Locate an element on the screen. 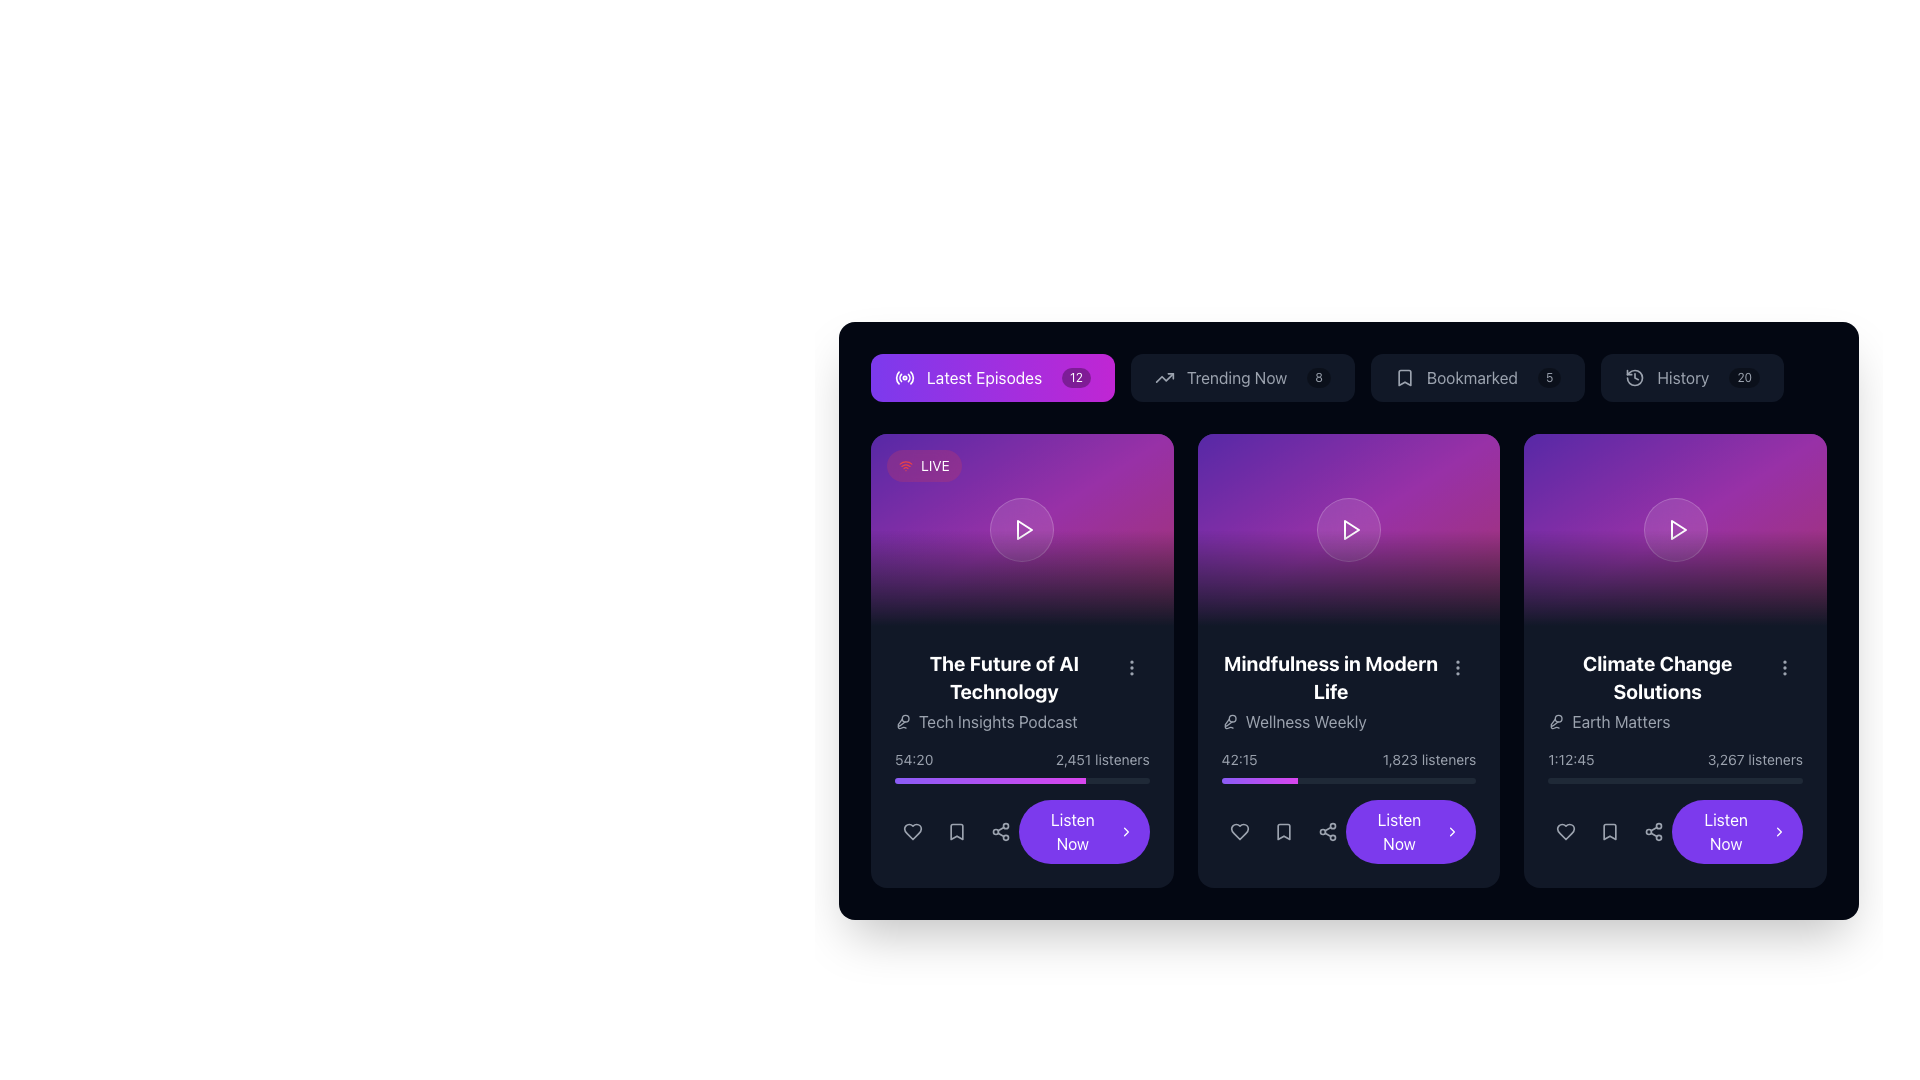 The width and height of the screenshot is (1920, 1080). the bookmark icon button, which is the middle icon in a row of three located beneath the 'Mindfulness in Modern Life' card is located at coordinates (1283, 832).